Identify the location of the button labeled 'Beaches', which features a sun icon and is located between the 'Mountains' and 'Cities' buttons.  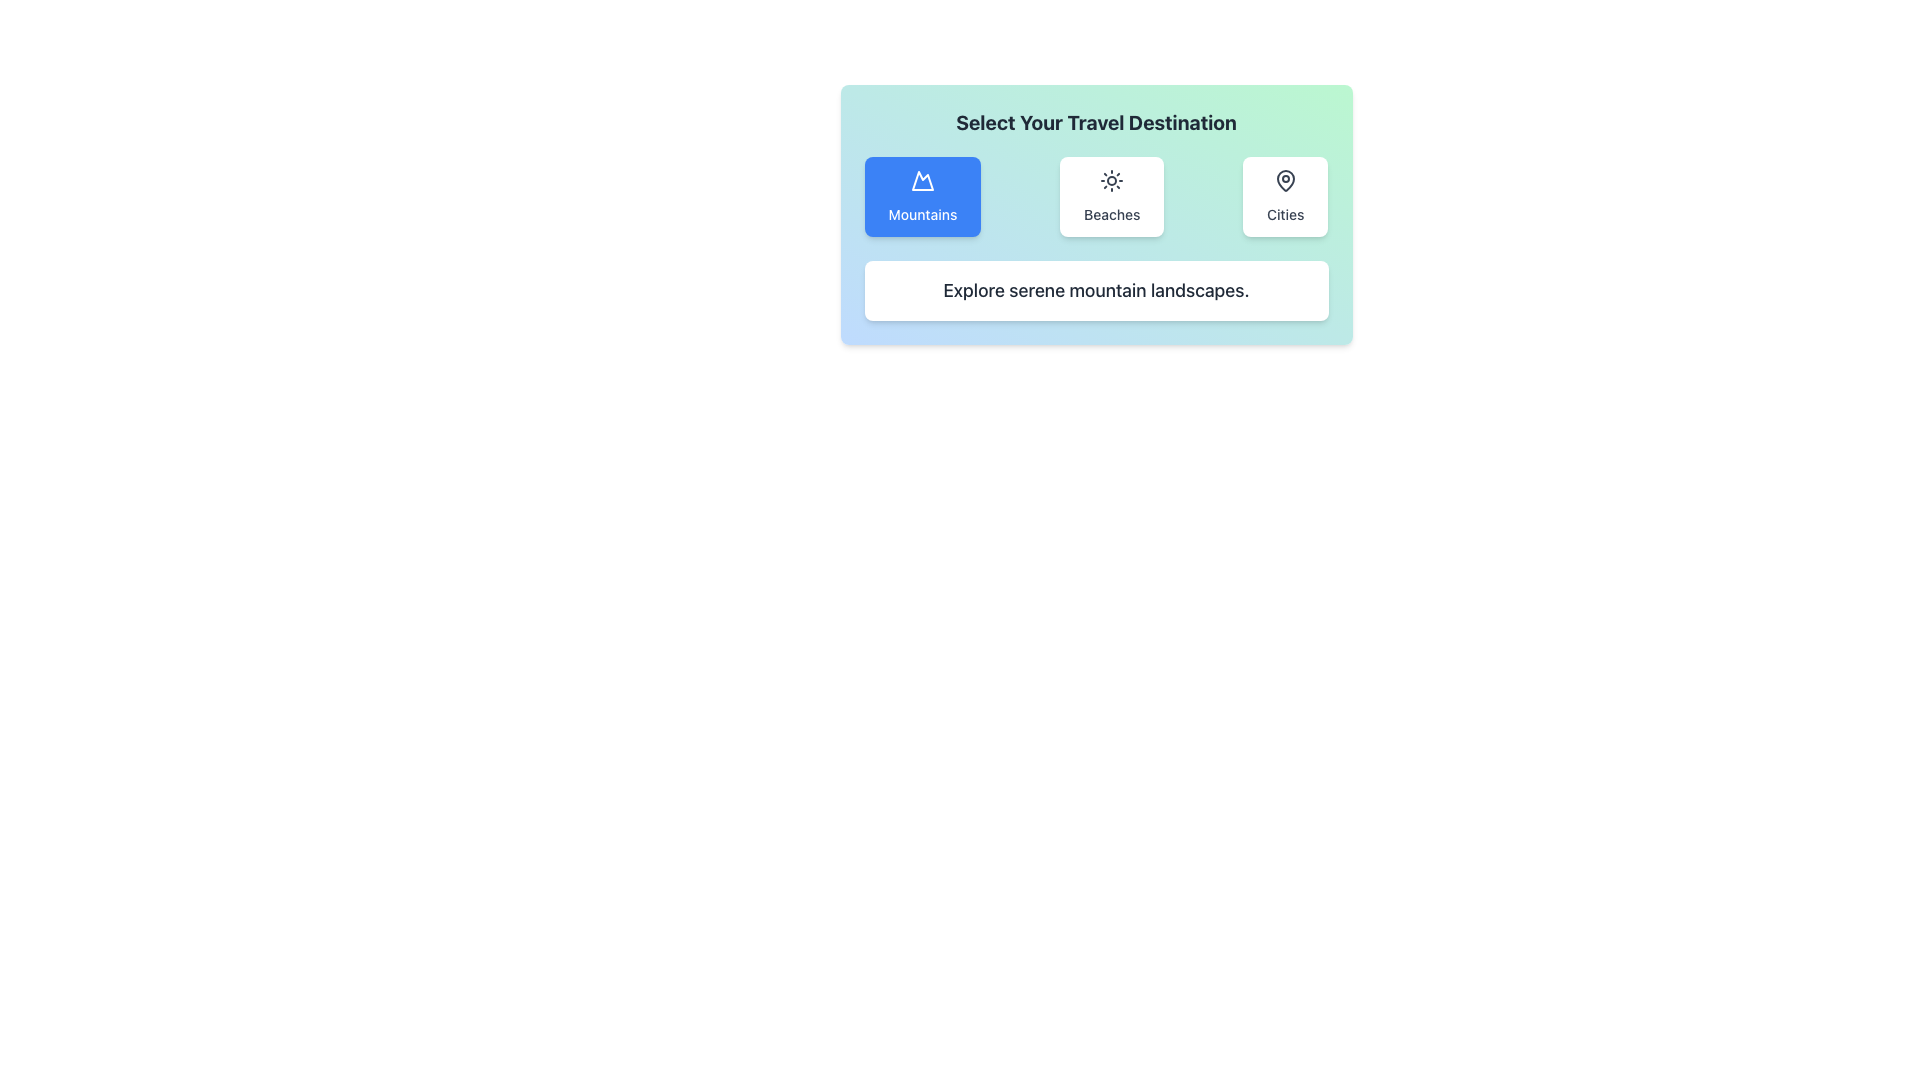
(1111, 196).